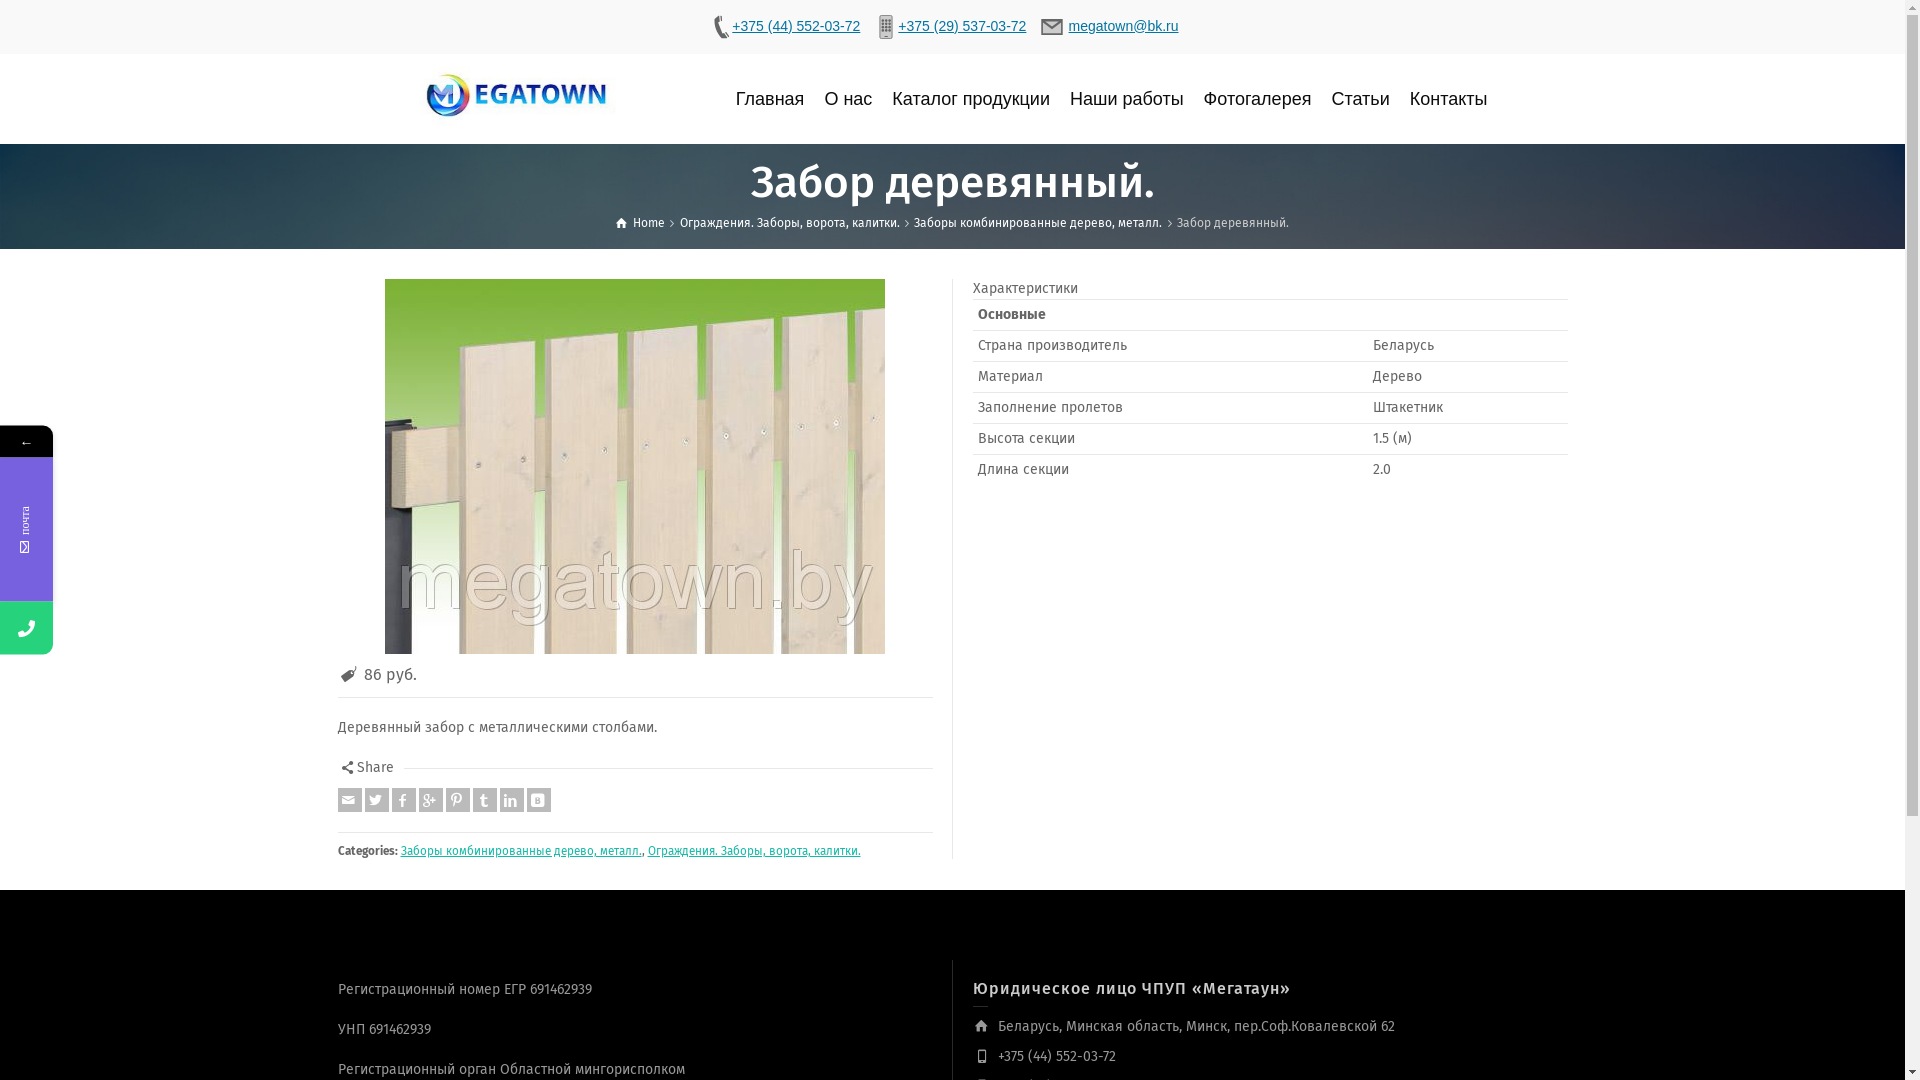 The width and height of the screenshot is (1920, 1080). What do you see at coordinates (484, 798) in the screenshot?
I see `'Tumblr'` at bounding box center [484, 798].